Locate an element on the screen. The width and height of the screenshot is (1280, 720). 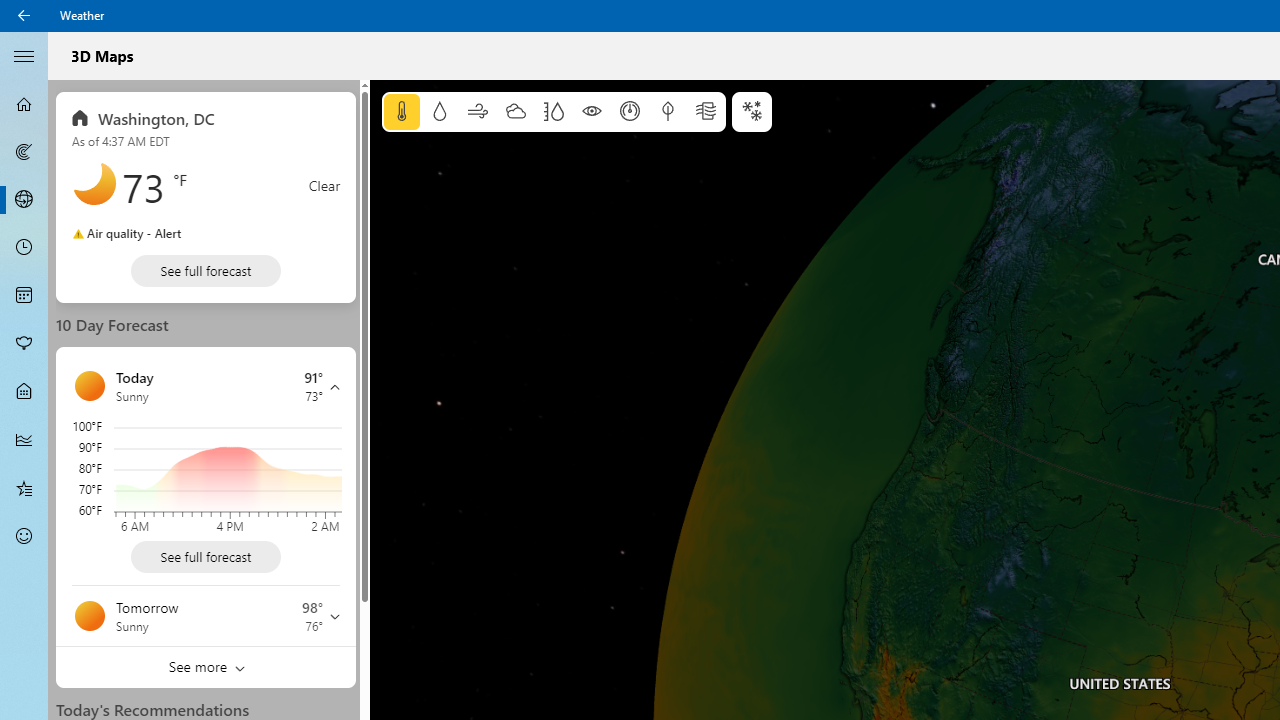
'Back' is located at coordinates (24, 15).